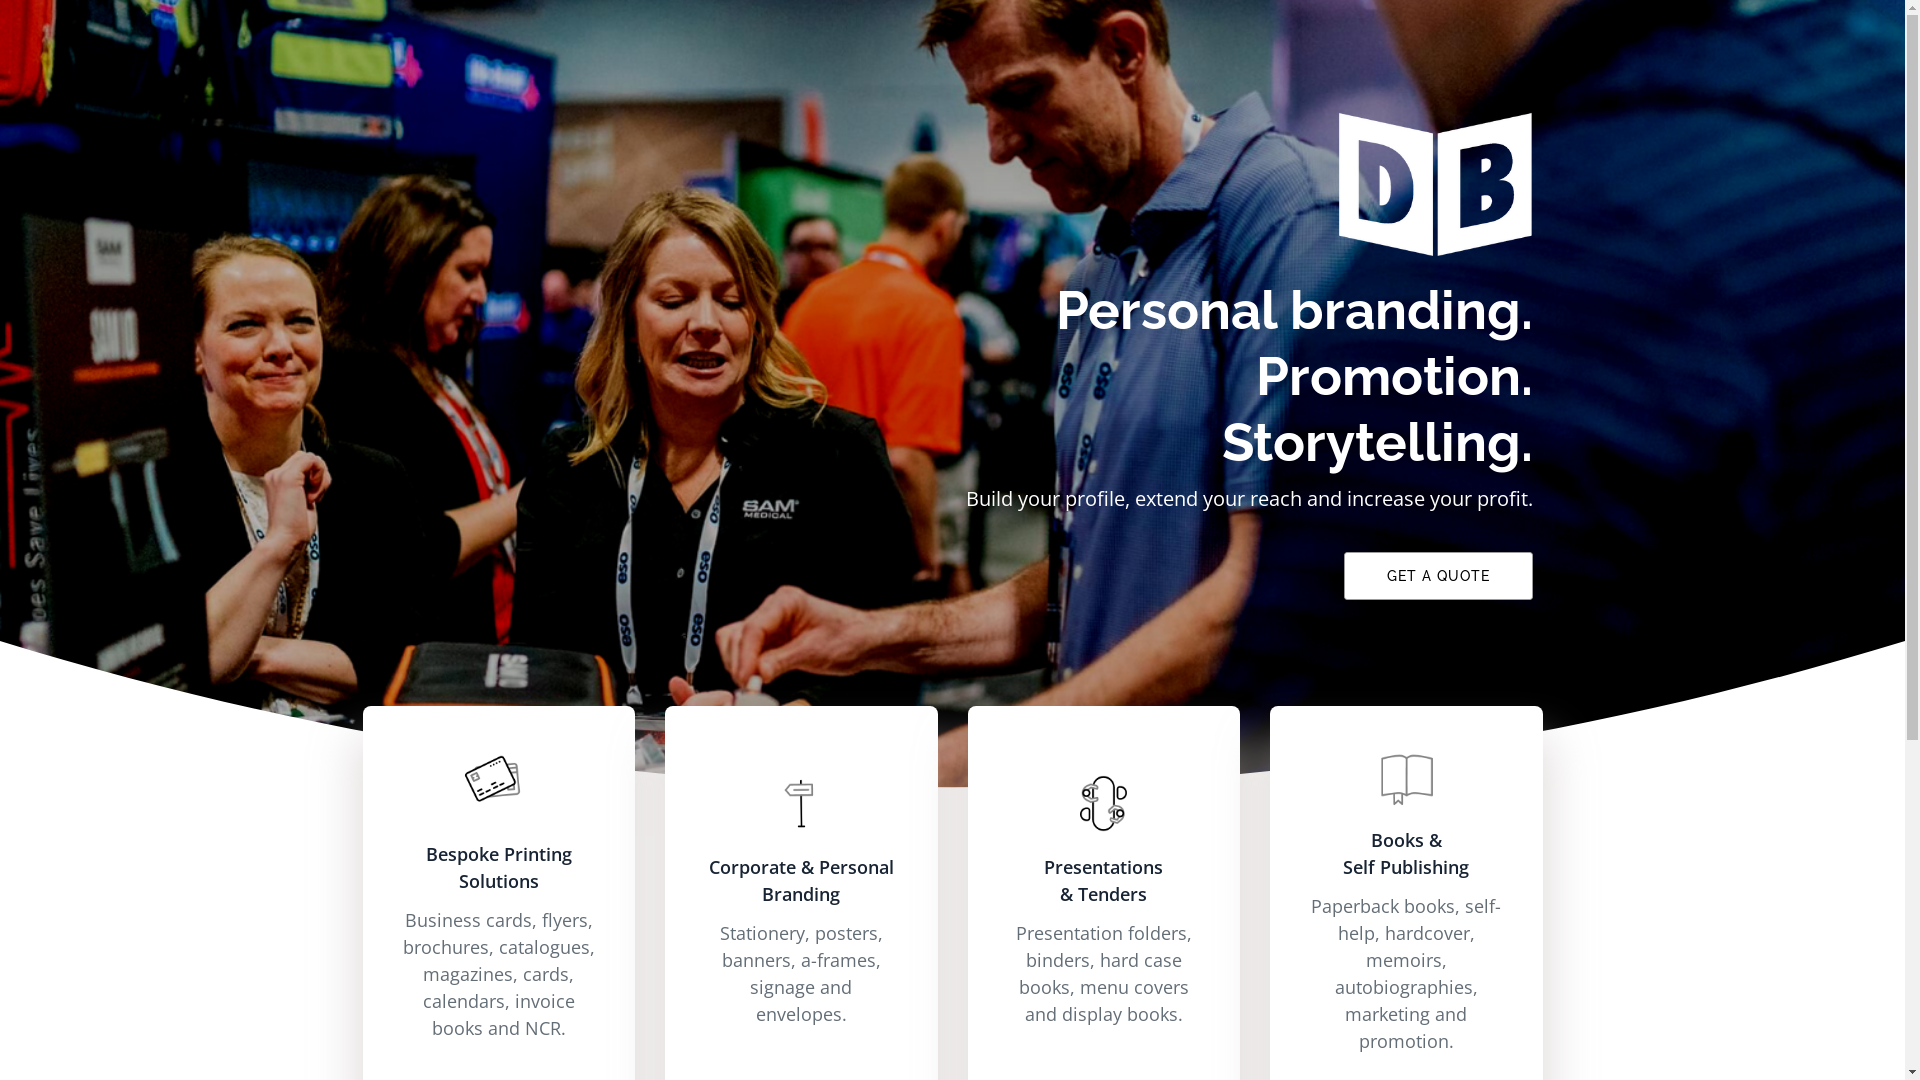  What do you see at coordinates (1337, 184) in the screenshot?
I see `'Doing Business'` at bounding box center [1337, 184].